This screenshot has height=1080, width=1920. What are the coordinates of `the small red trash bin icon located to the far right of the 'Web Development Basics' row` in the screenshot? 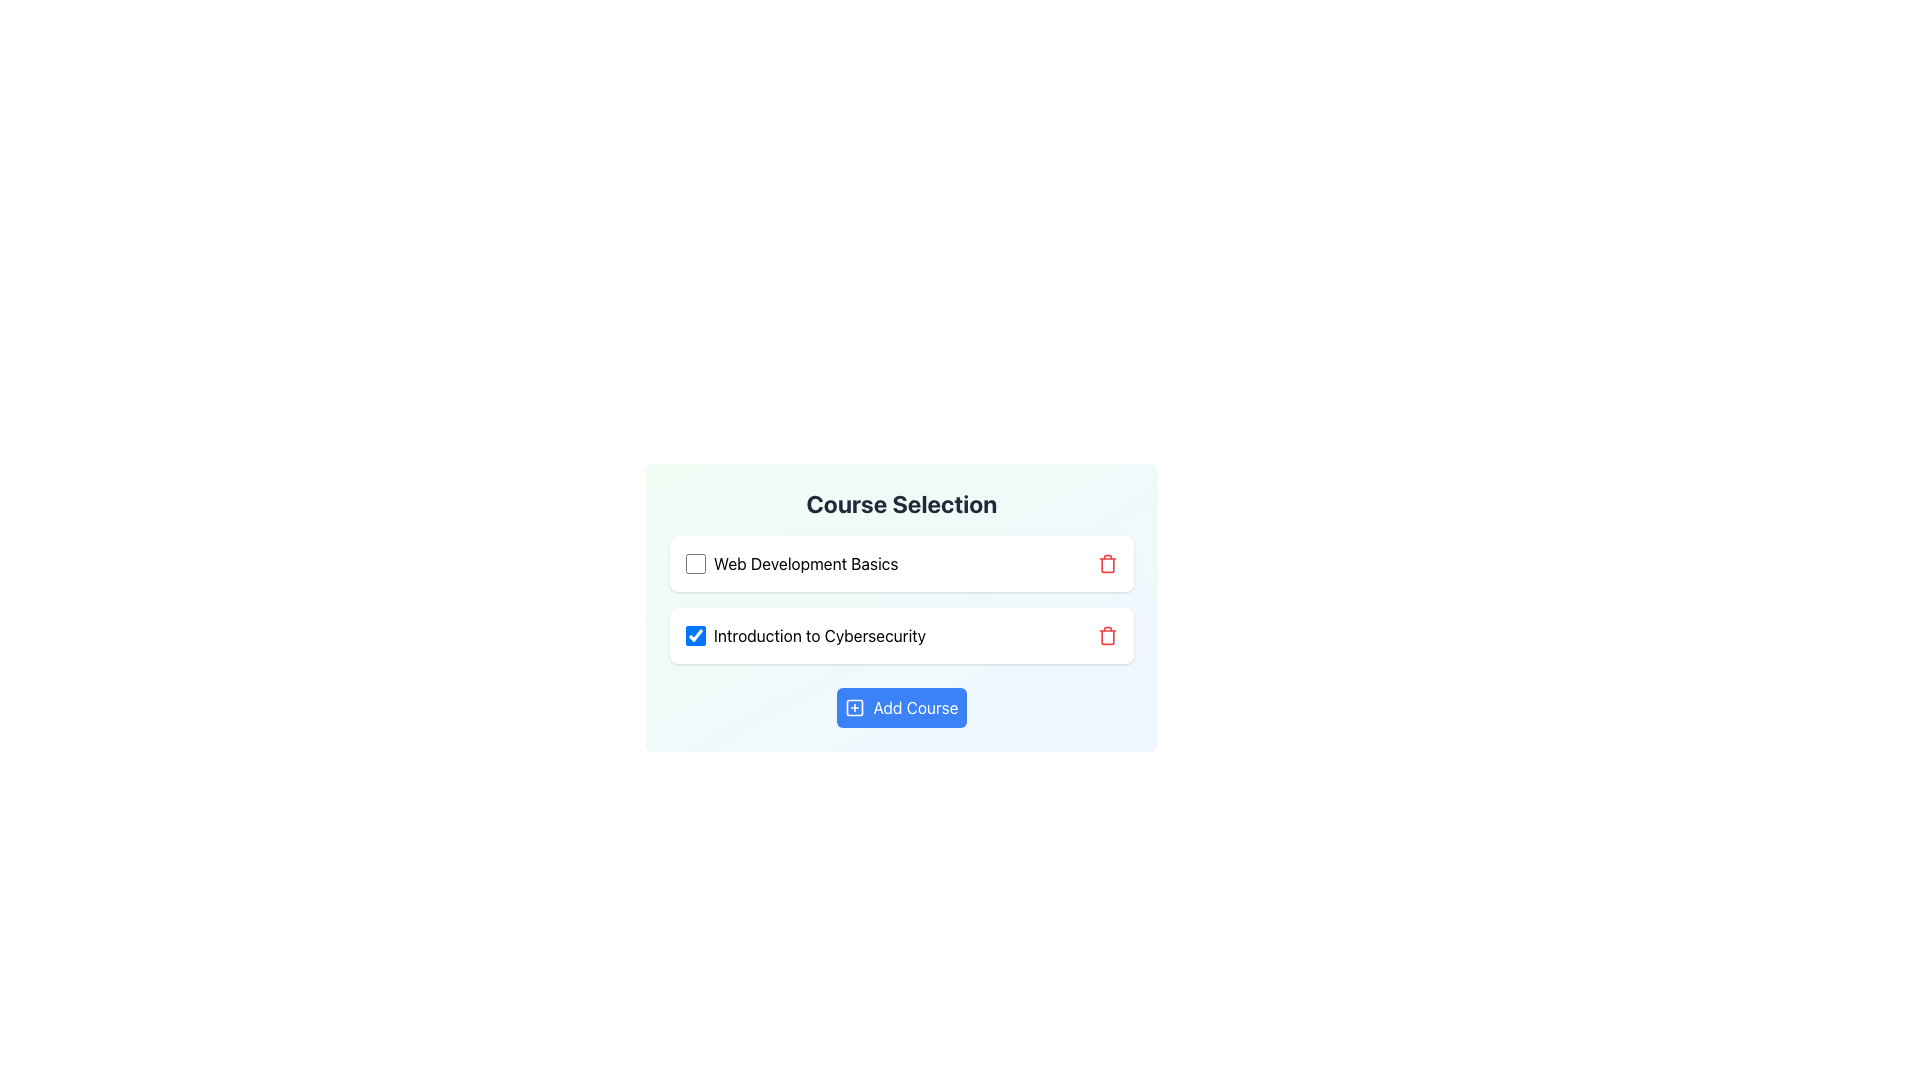 It's located at (1107, 563).